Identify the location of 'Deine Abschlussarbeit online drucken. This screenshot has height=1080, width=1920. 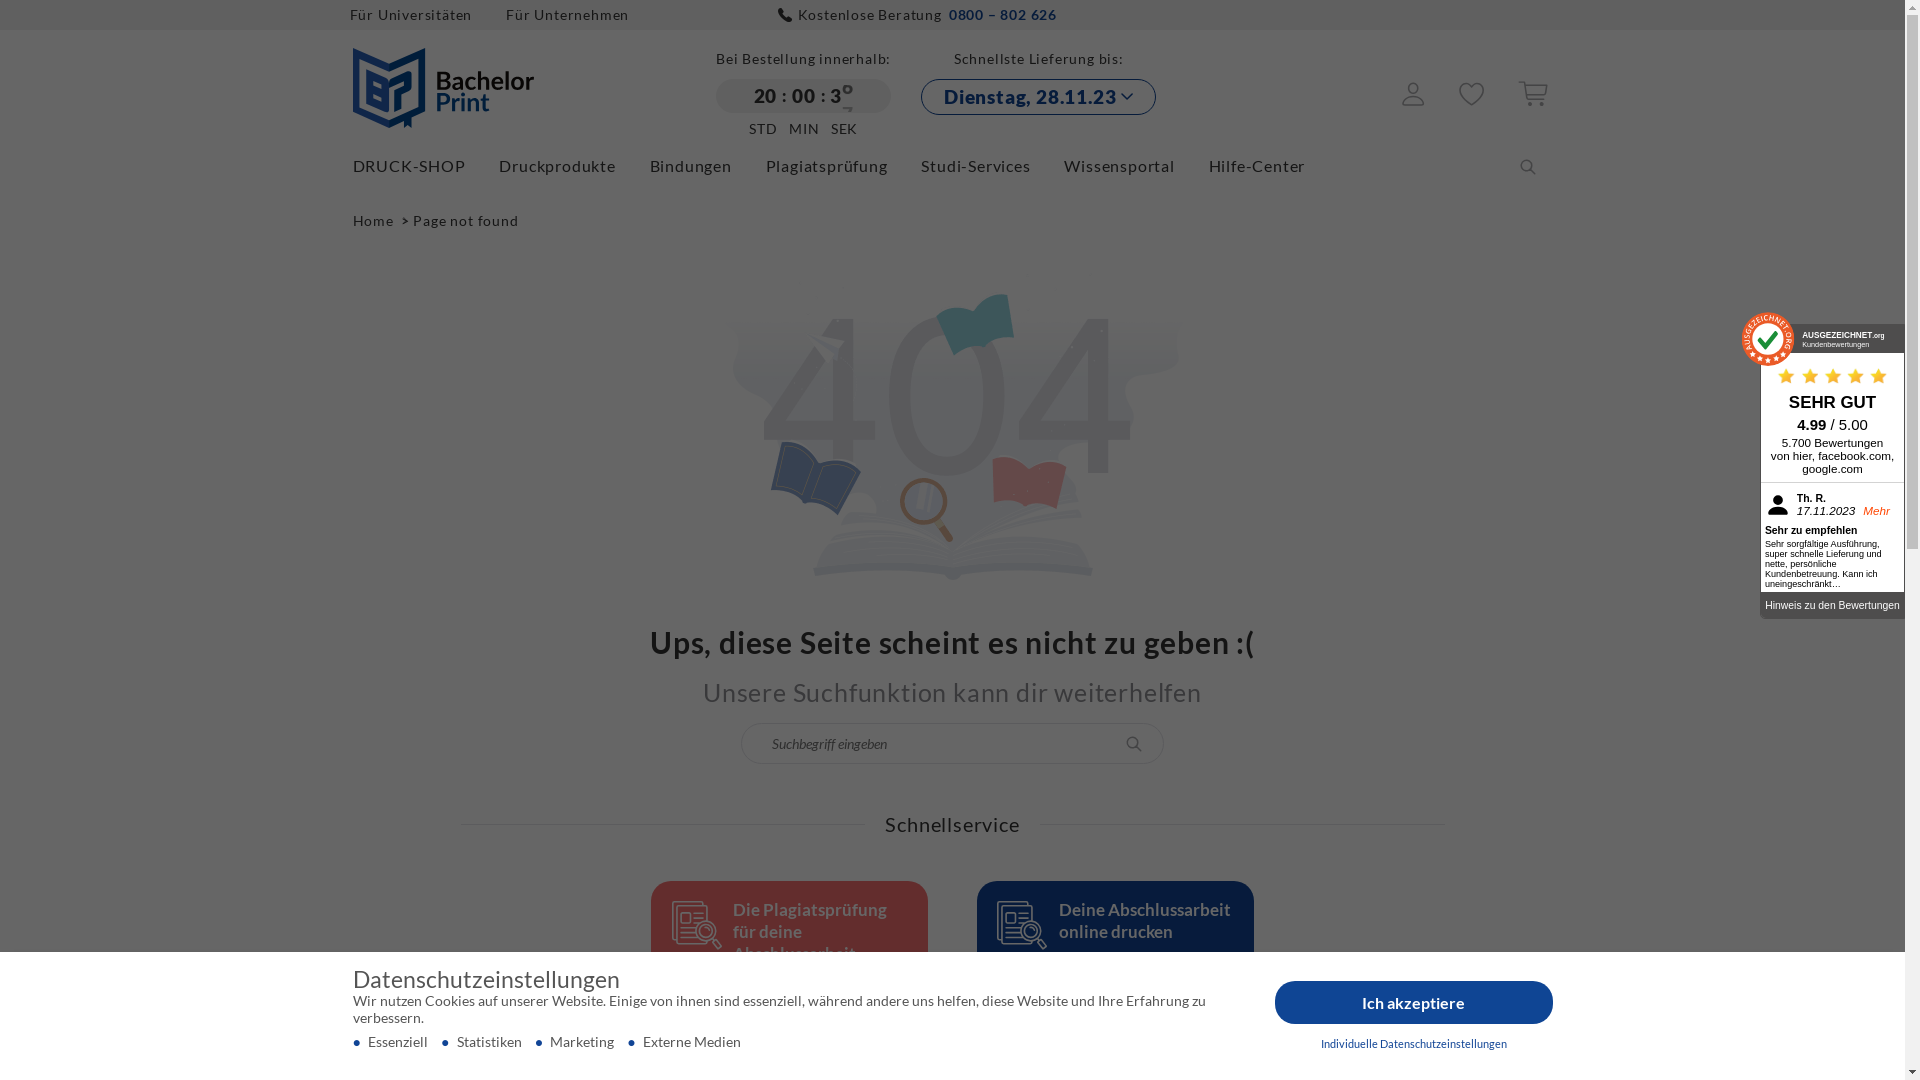
(1113, 962).